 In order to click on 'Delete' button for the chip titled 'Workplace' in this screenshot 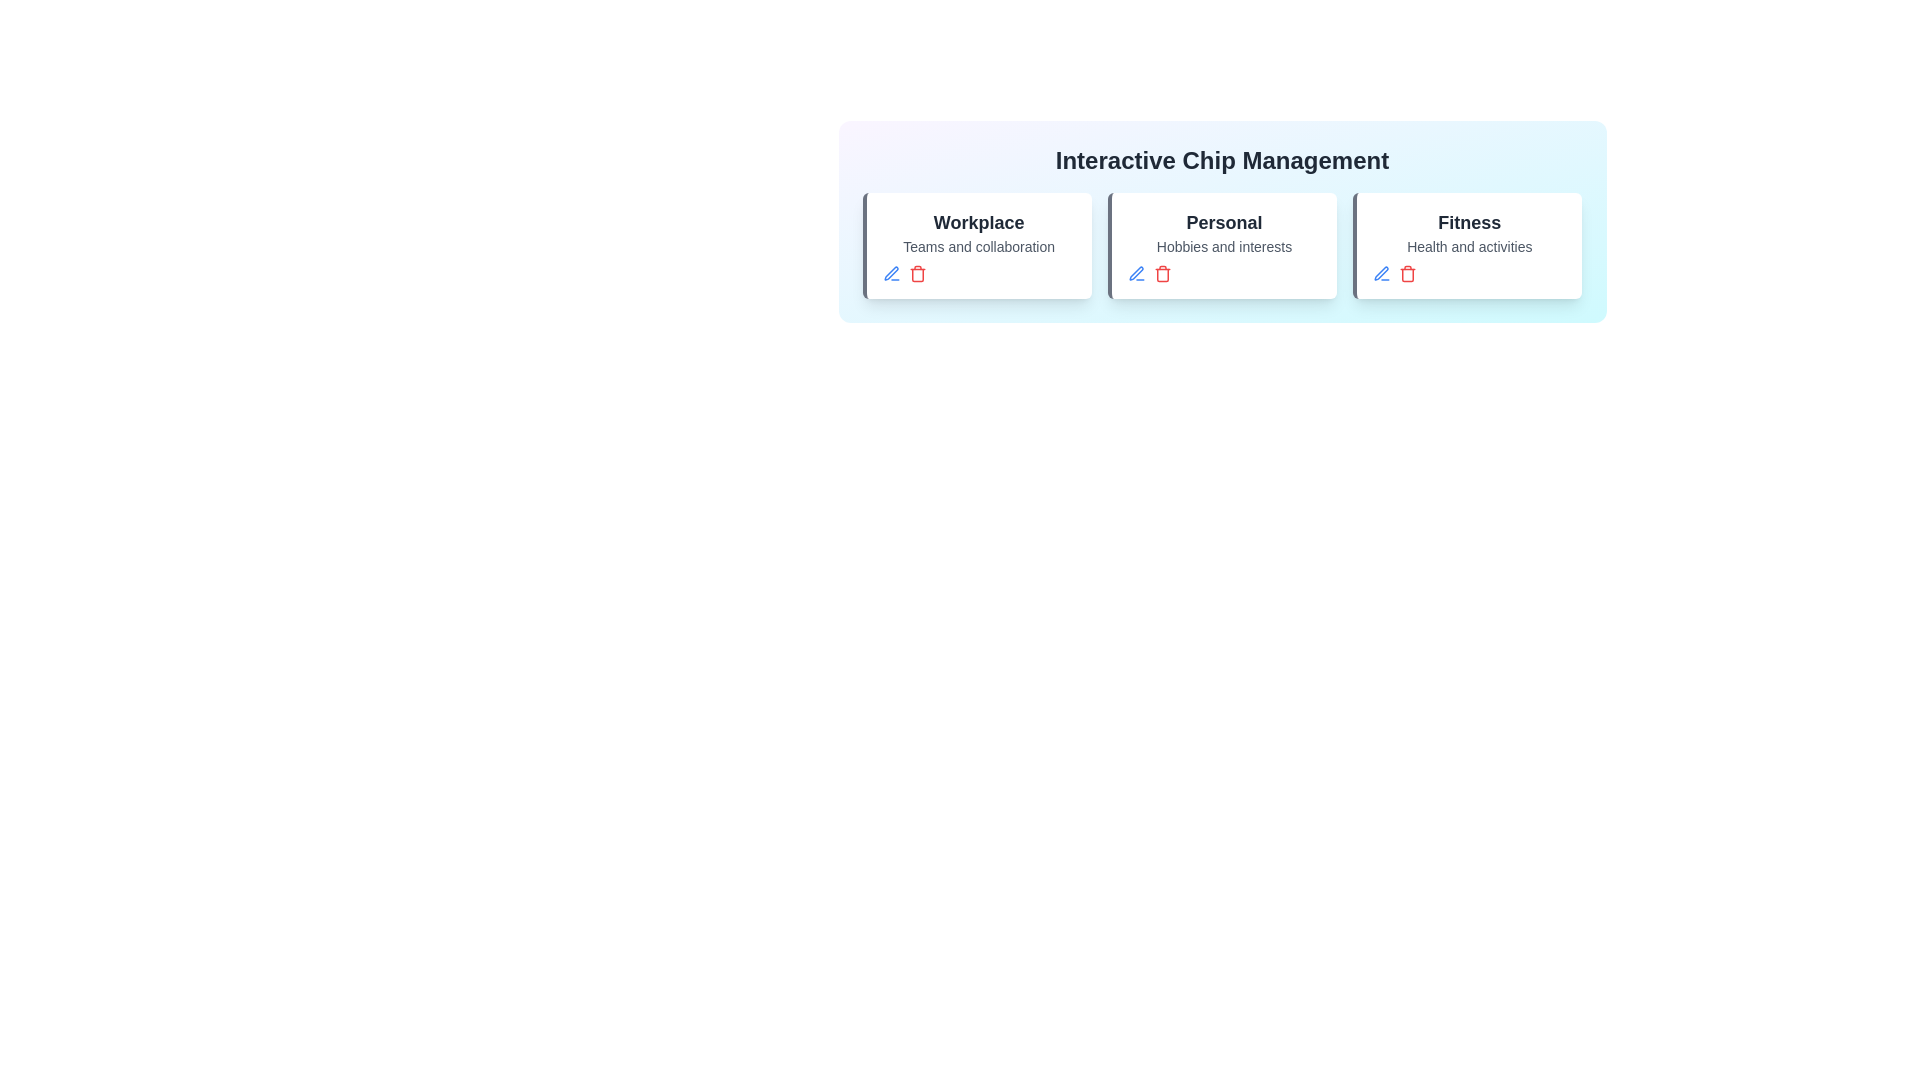, I will do `click(916, 273)`.